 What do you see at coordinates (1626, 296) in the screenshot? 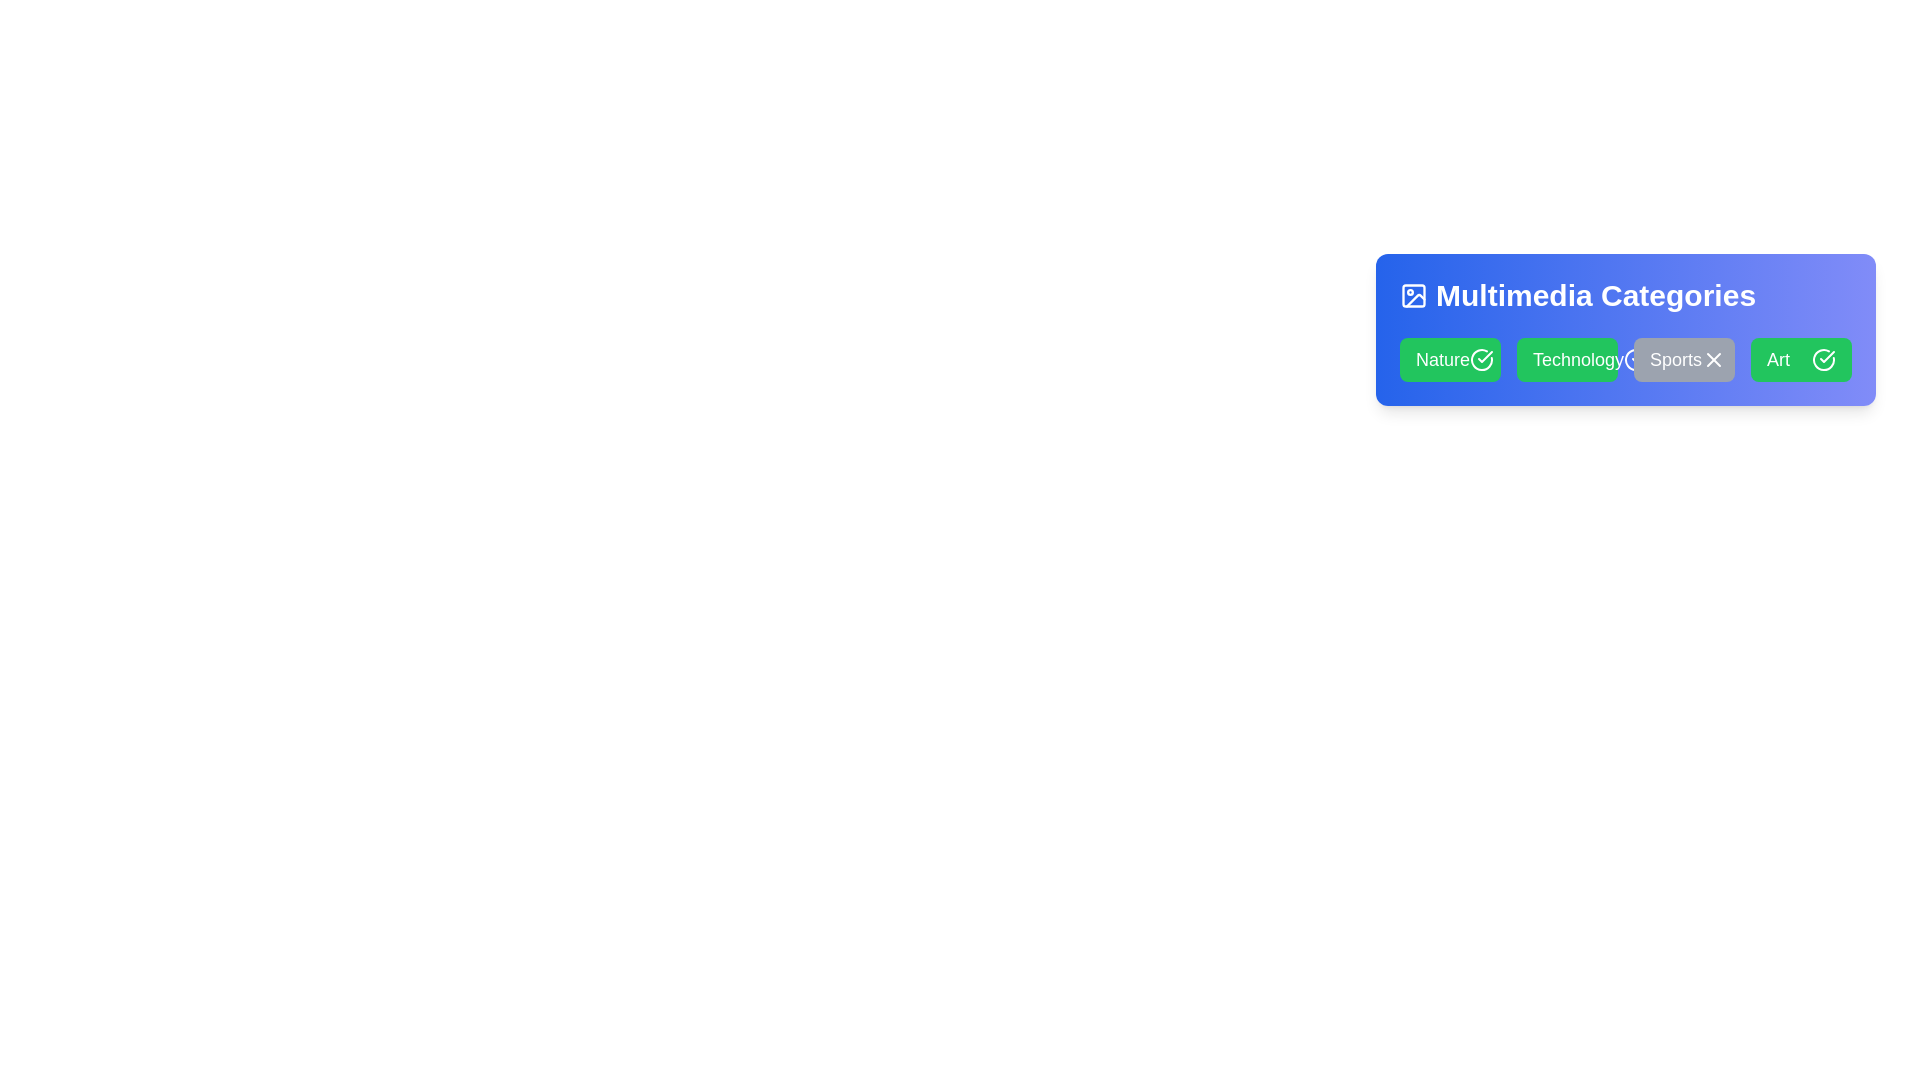
I see `the heading text 'Multimedia Categories' with the accompanying image icon, prominently displayed in white bold font, centered within a blue-to-indigo gradient background` at bounding box center [1626, 296].